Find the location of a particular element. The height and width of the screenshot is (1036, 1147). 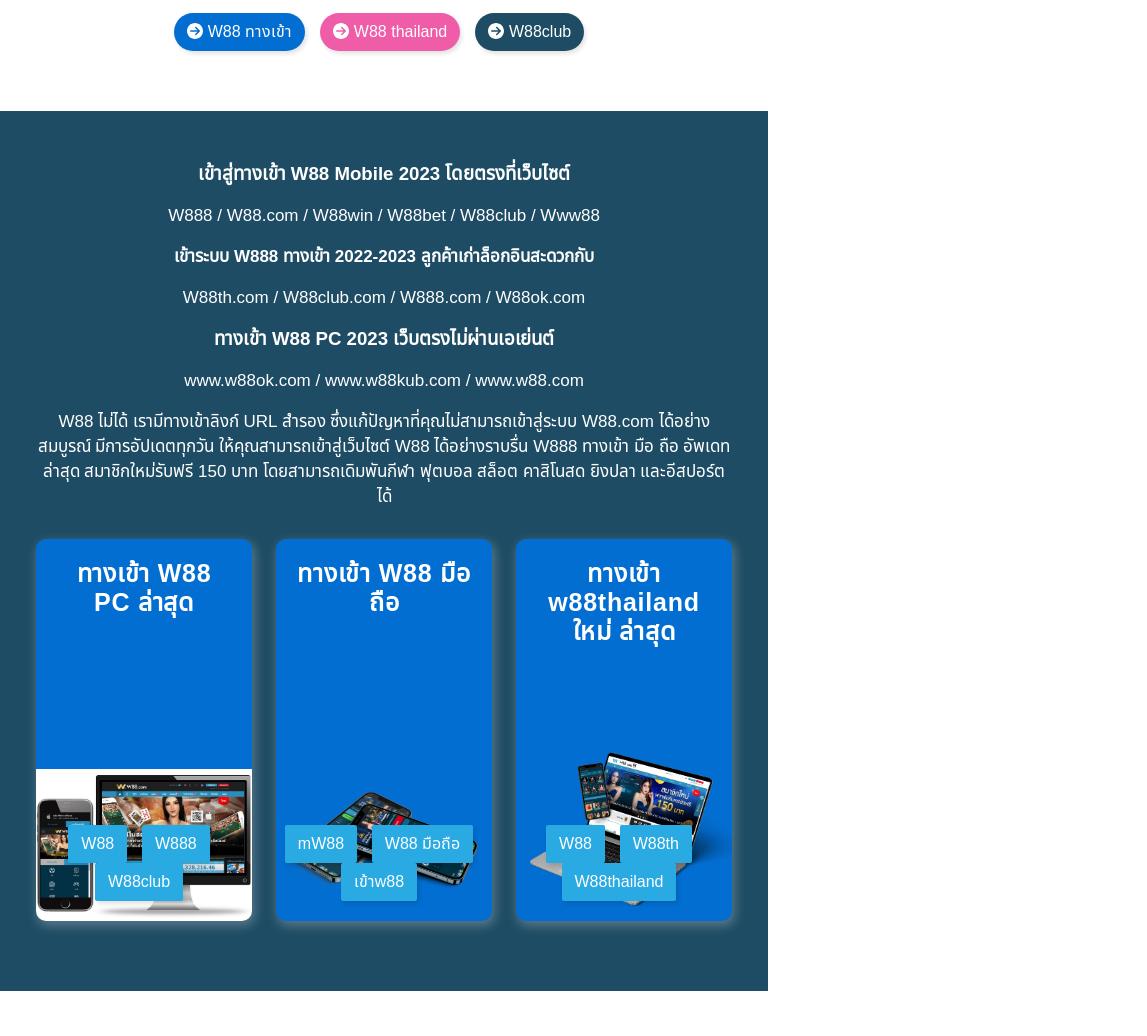

'ทีมดูแลลูกค้าของ W88 ได้รับการฝึกอบรมอย่างมืออาชีพ ทำงานตลอด 24 ชั่วโมงทุกวัน และสามารถรองรับลูกค้าได้หลายภาษา หากคุณต้องการความช่วยเหลือ คุณสามารถติดต่อ W88 ผ่านช่องทางต่างๆ เช่น:' is located at coordinates (221, 381).